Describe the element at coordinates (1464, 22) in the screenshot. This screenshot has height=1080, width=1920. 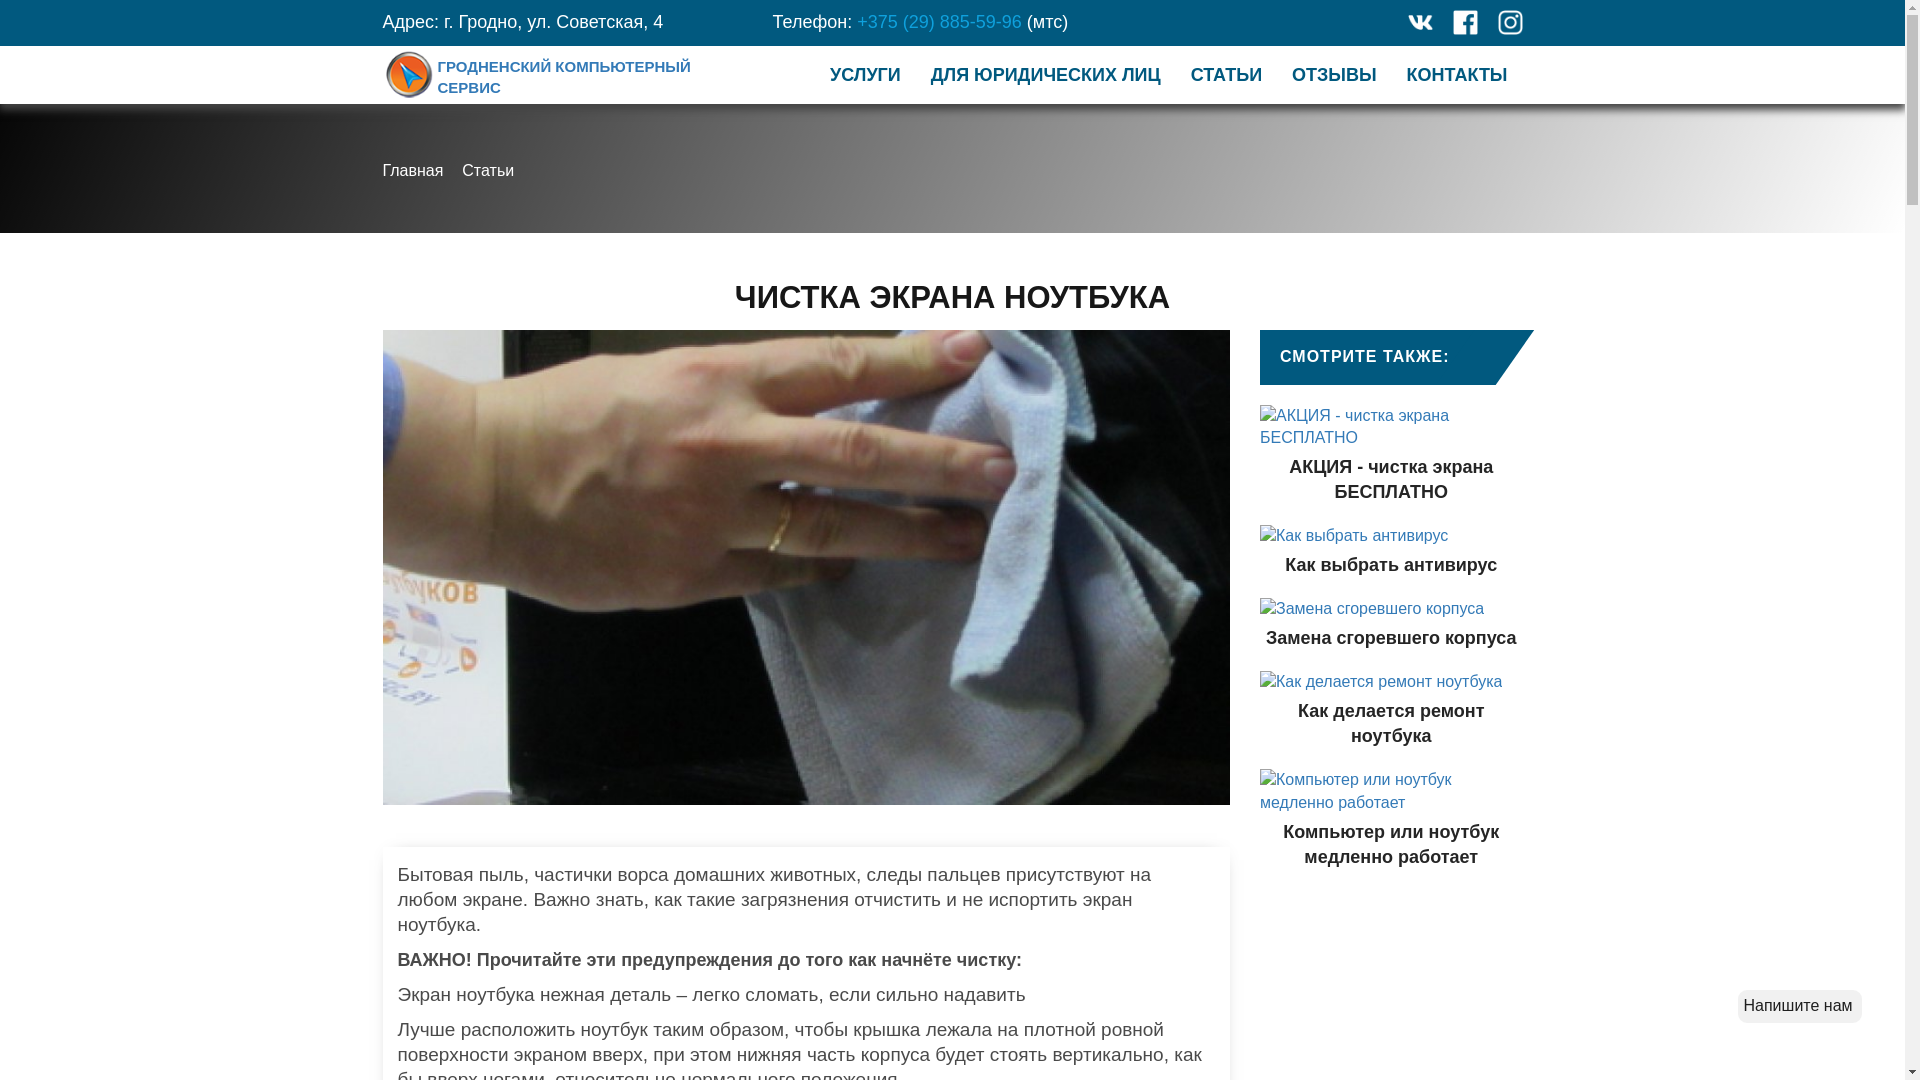
I see `'facebook'` at that location.